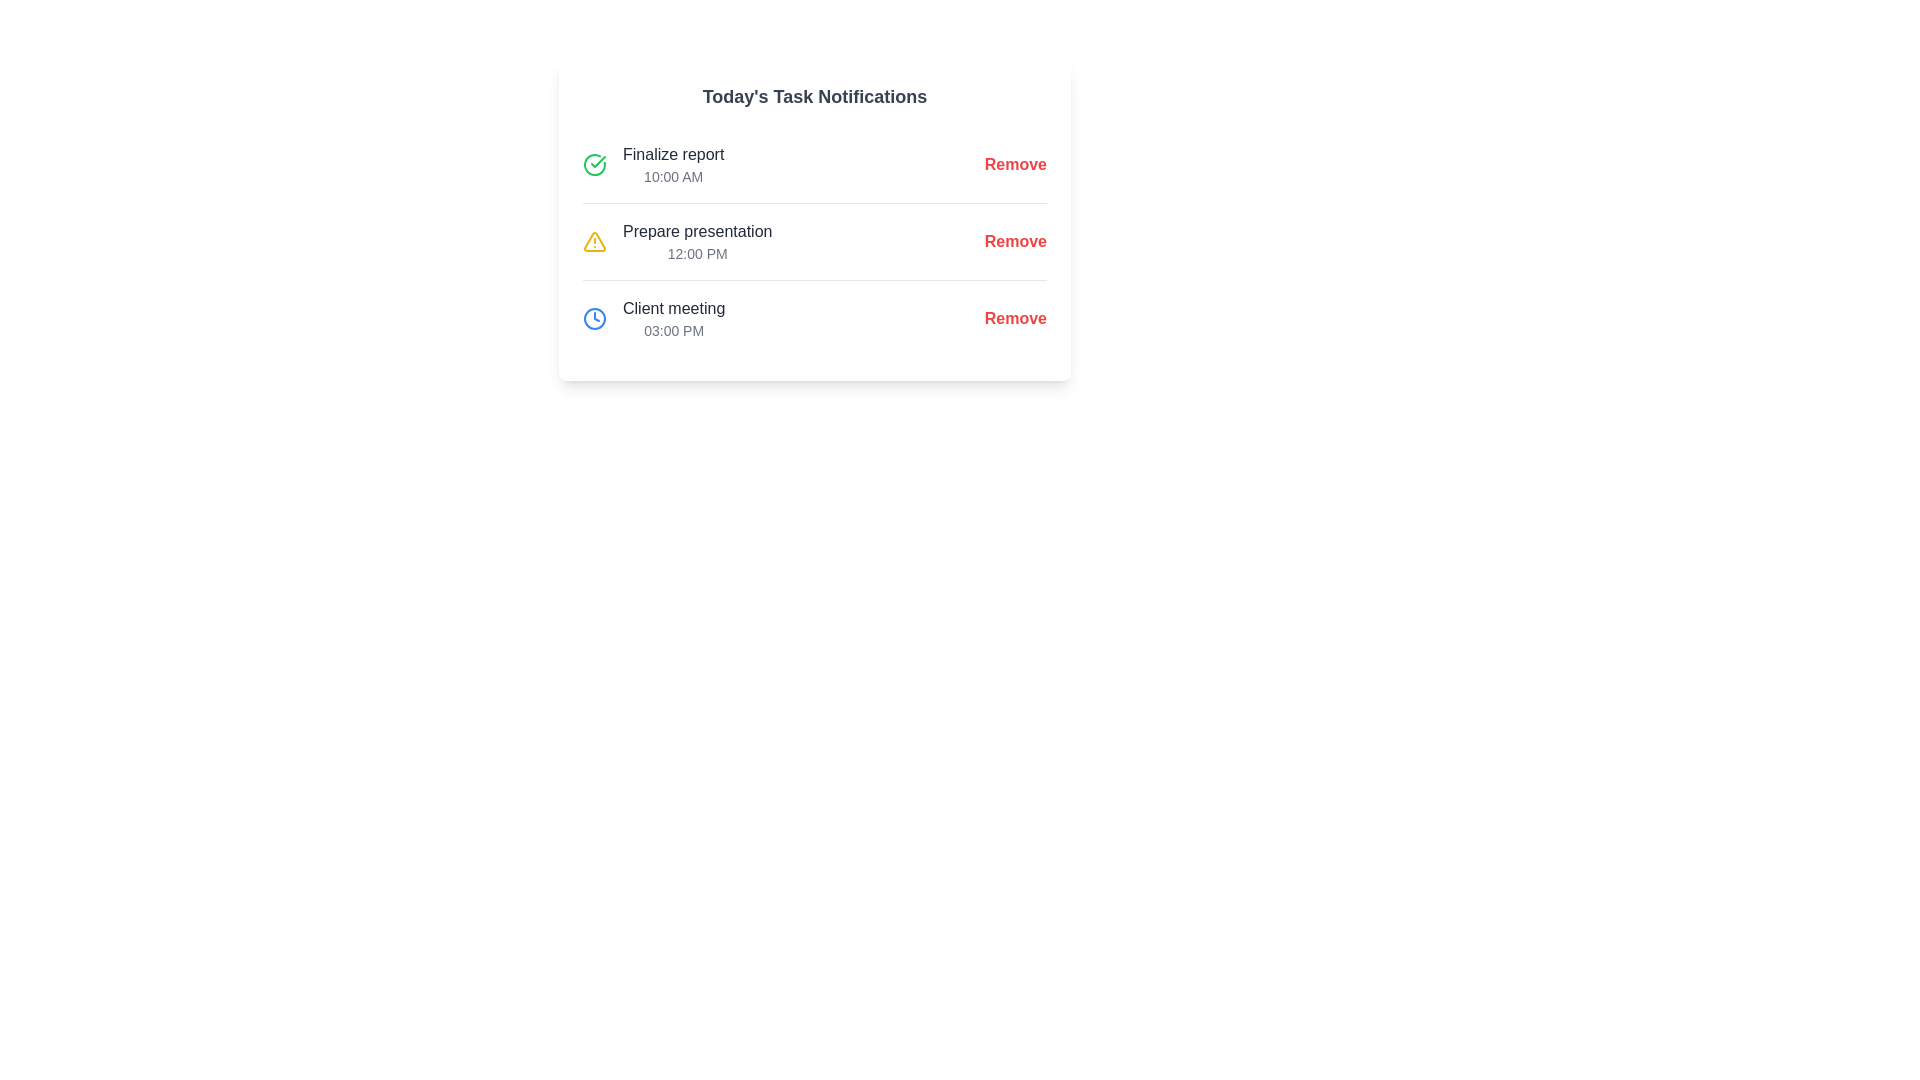  What do you see at coordinates (594, 318) in the screenshot?
I see `the circular component of the clock icon indicating the time for the 'Client meeting 03:00 PM' notification, which is located in the leftmost section of the third row in the notification panel` at bounding box center [594, 318].